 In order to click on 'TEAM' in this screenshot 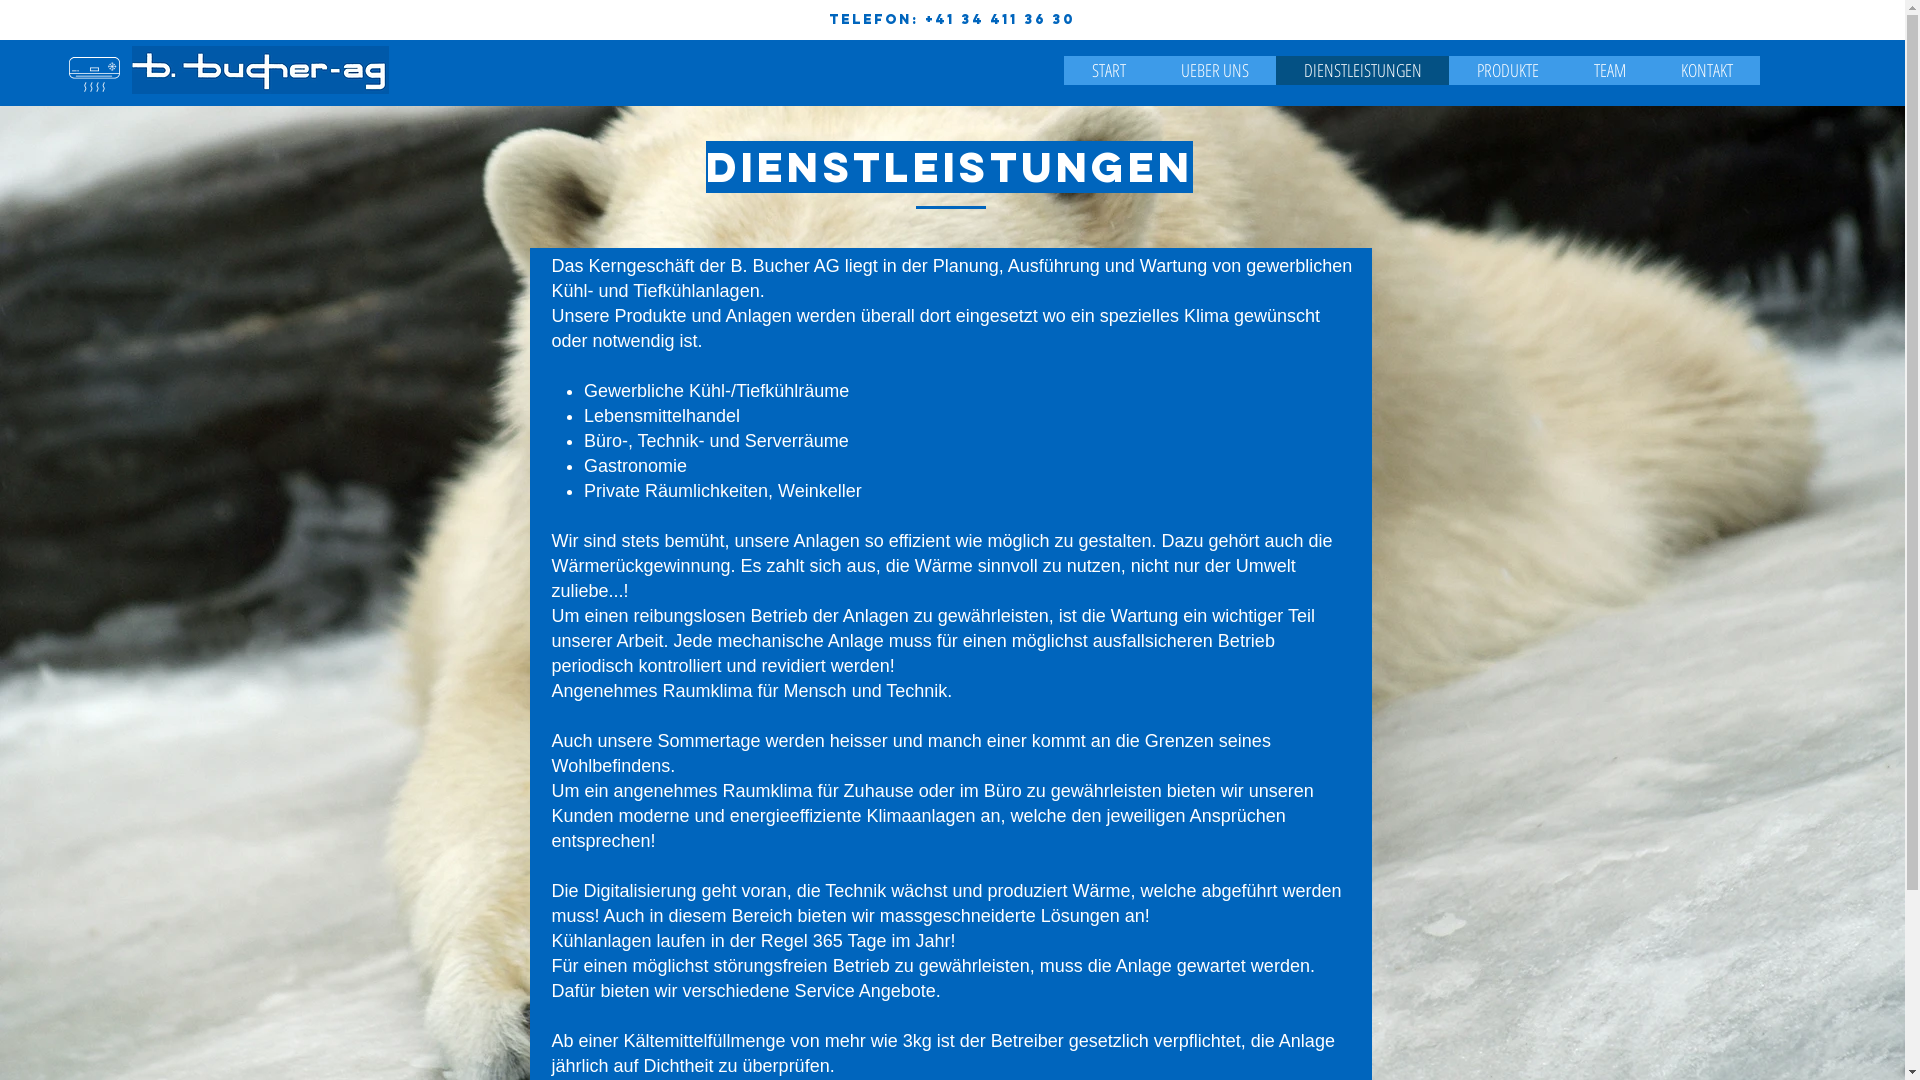, I will do `click(1564, 69)`.